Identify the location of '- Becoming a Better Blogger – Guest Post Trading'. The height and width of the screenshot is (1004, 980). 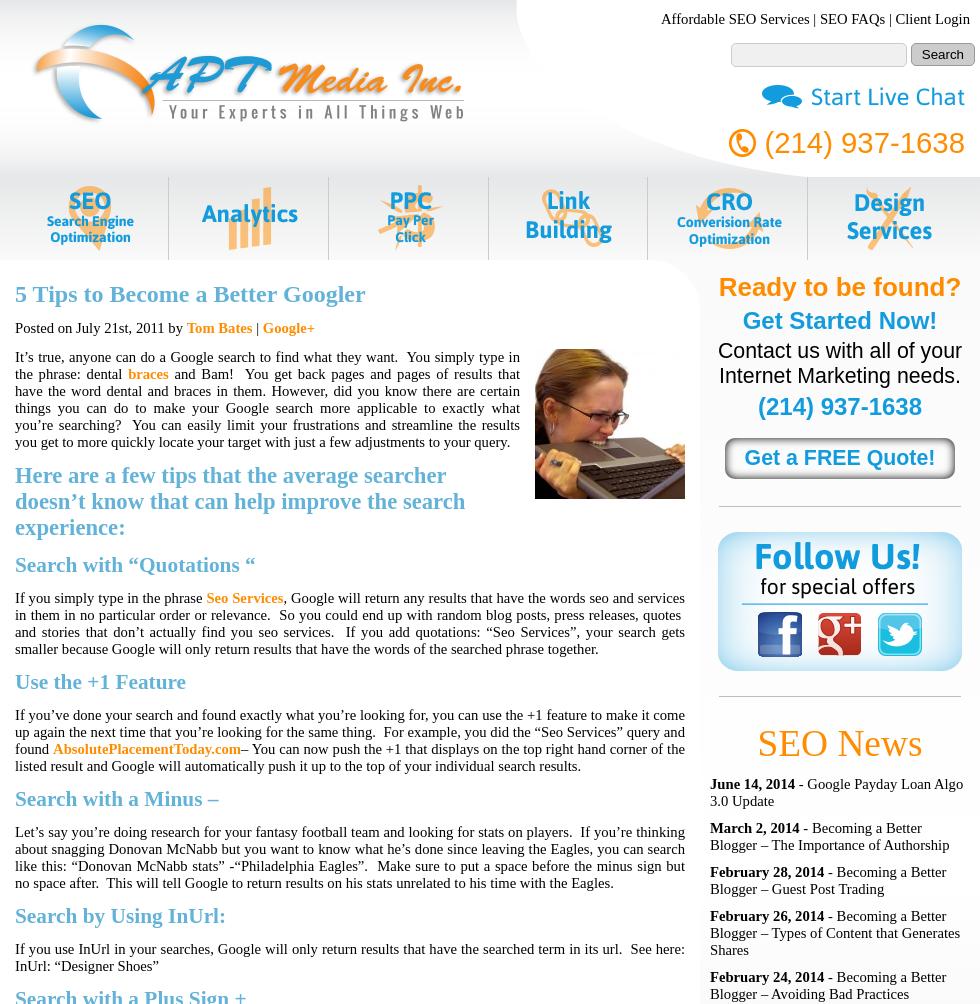
(828, 879).